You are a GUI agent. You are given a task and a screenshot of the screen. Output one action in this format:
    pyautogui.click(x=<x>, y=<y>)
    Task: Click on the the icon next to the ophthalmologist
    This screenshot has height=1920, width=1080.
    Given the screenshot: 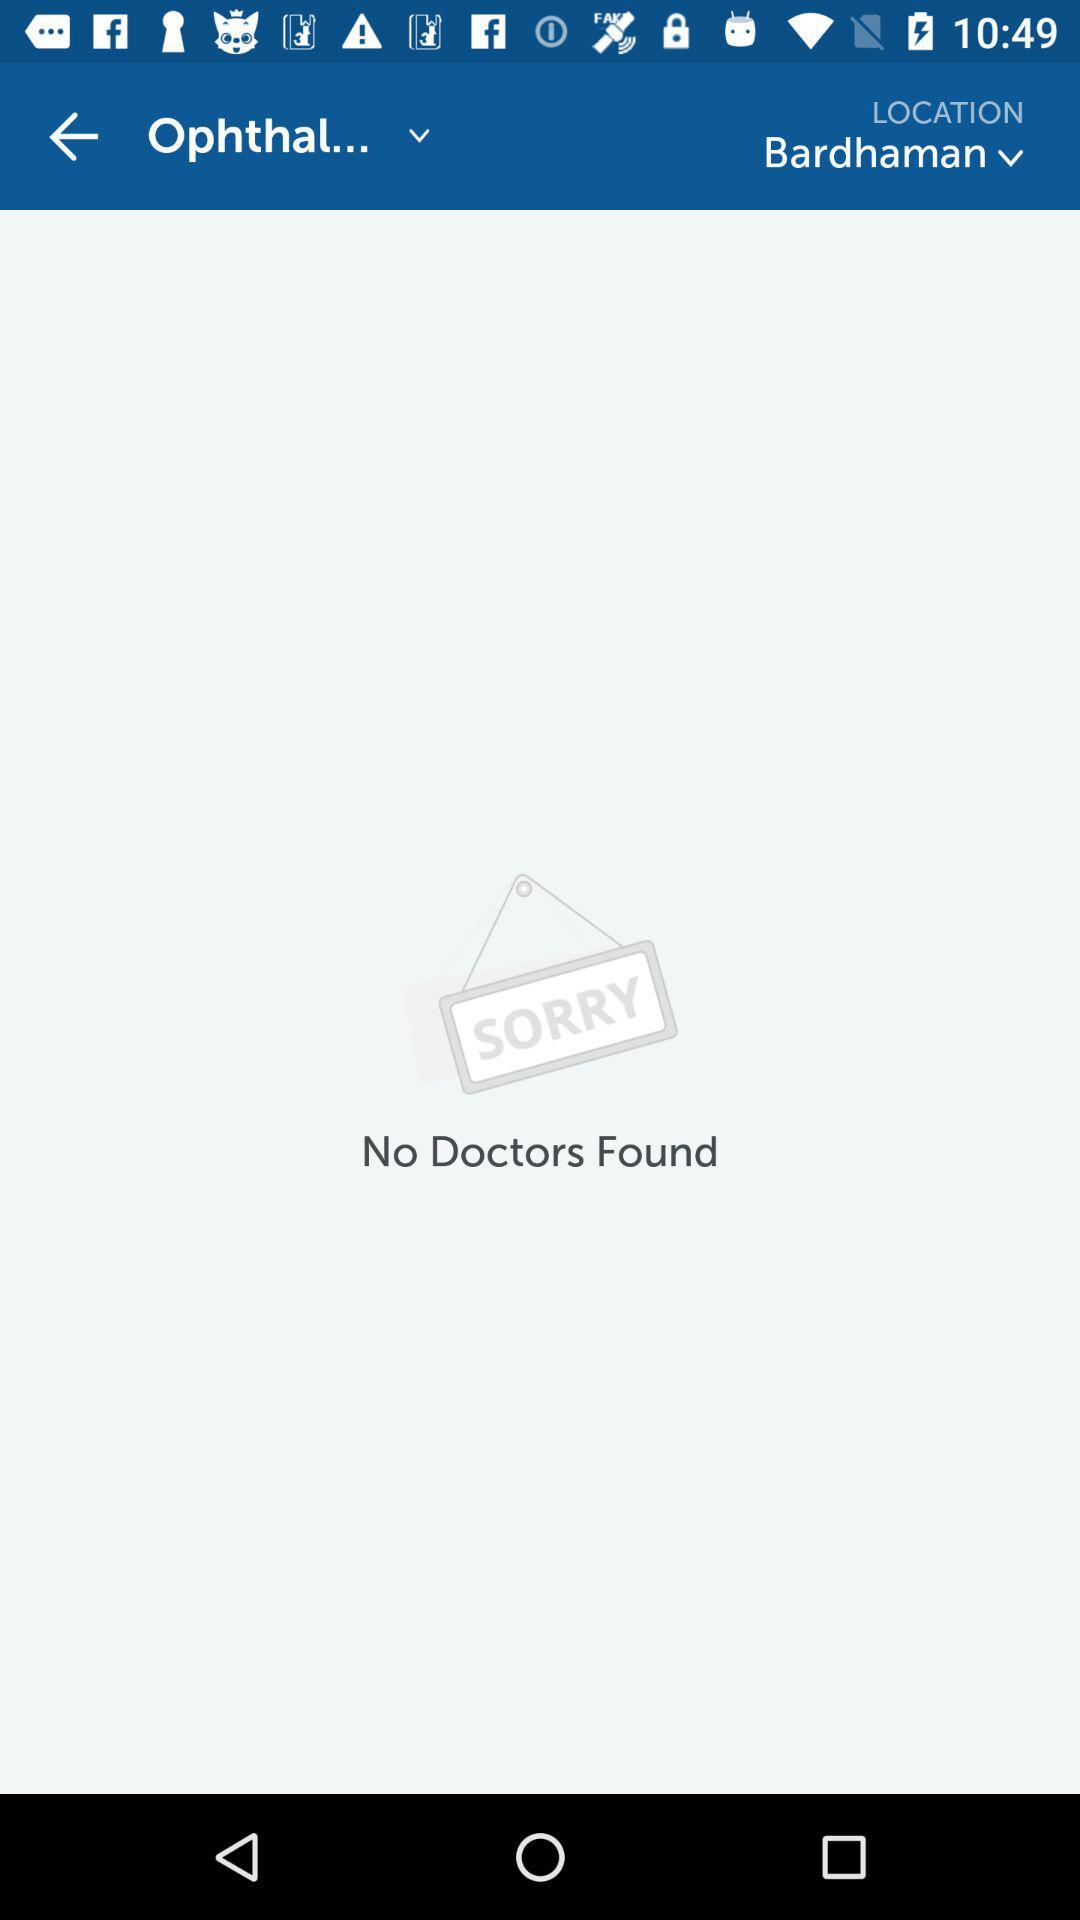 What is the action you would take?
    pyautogui.click(x=72, y=135)
    